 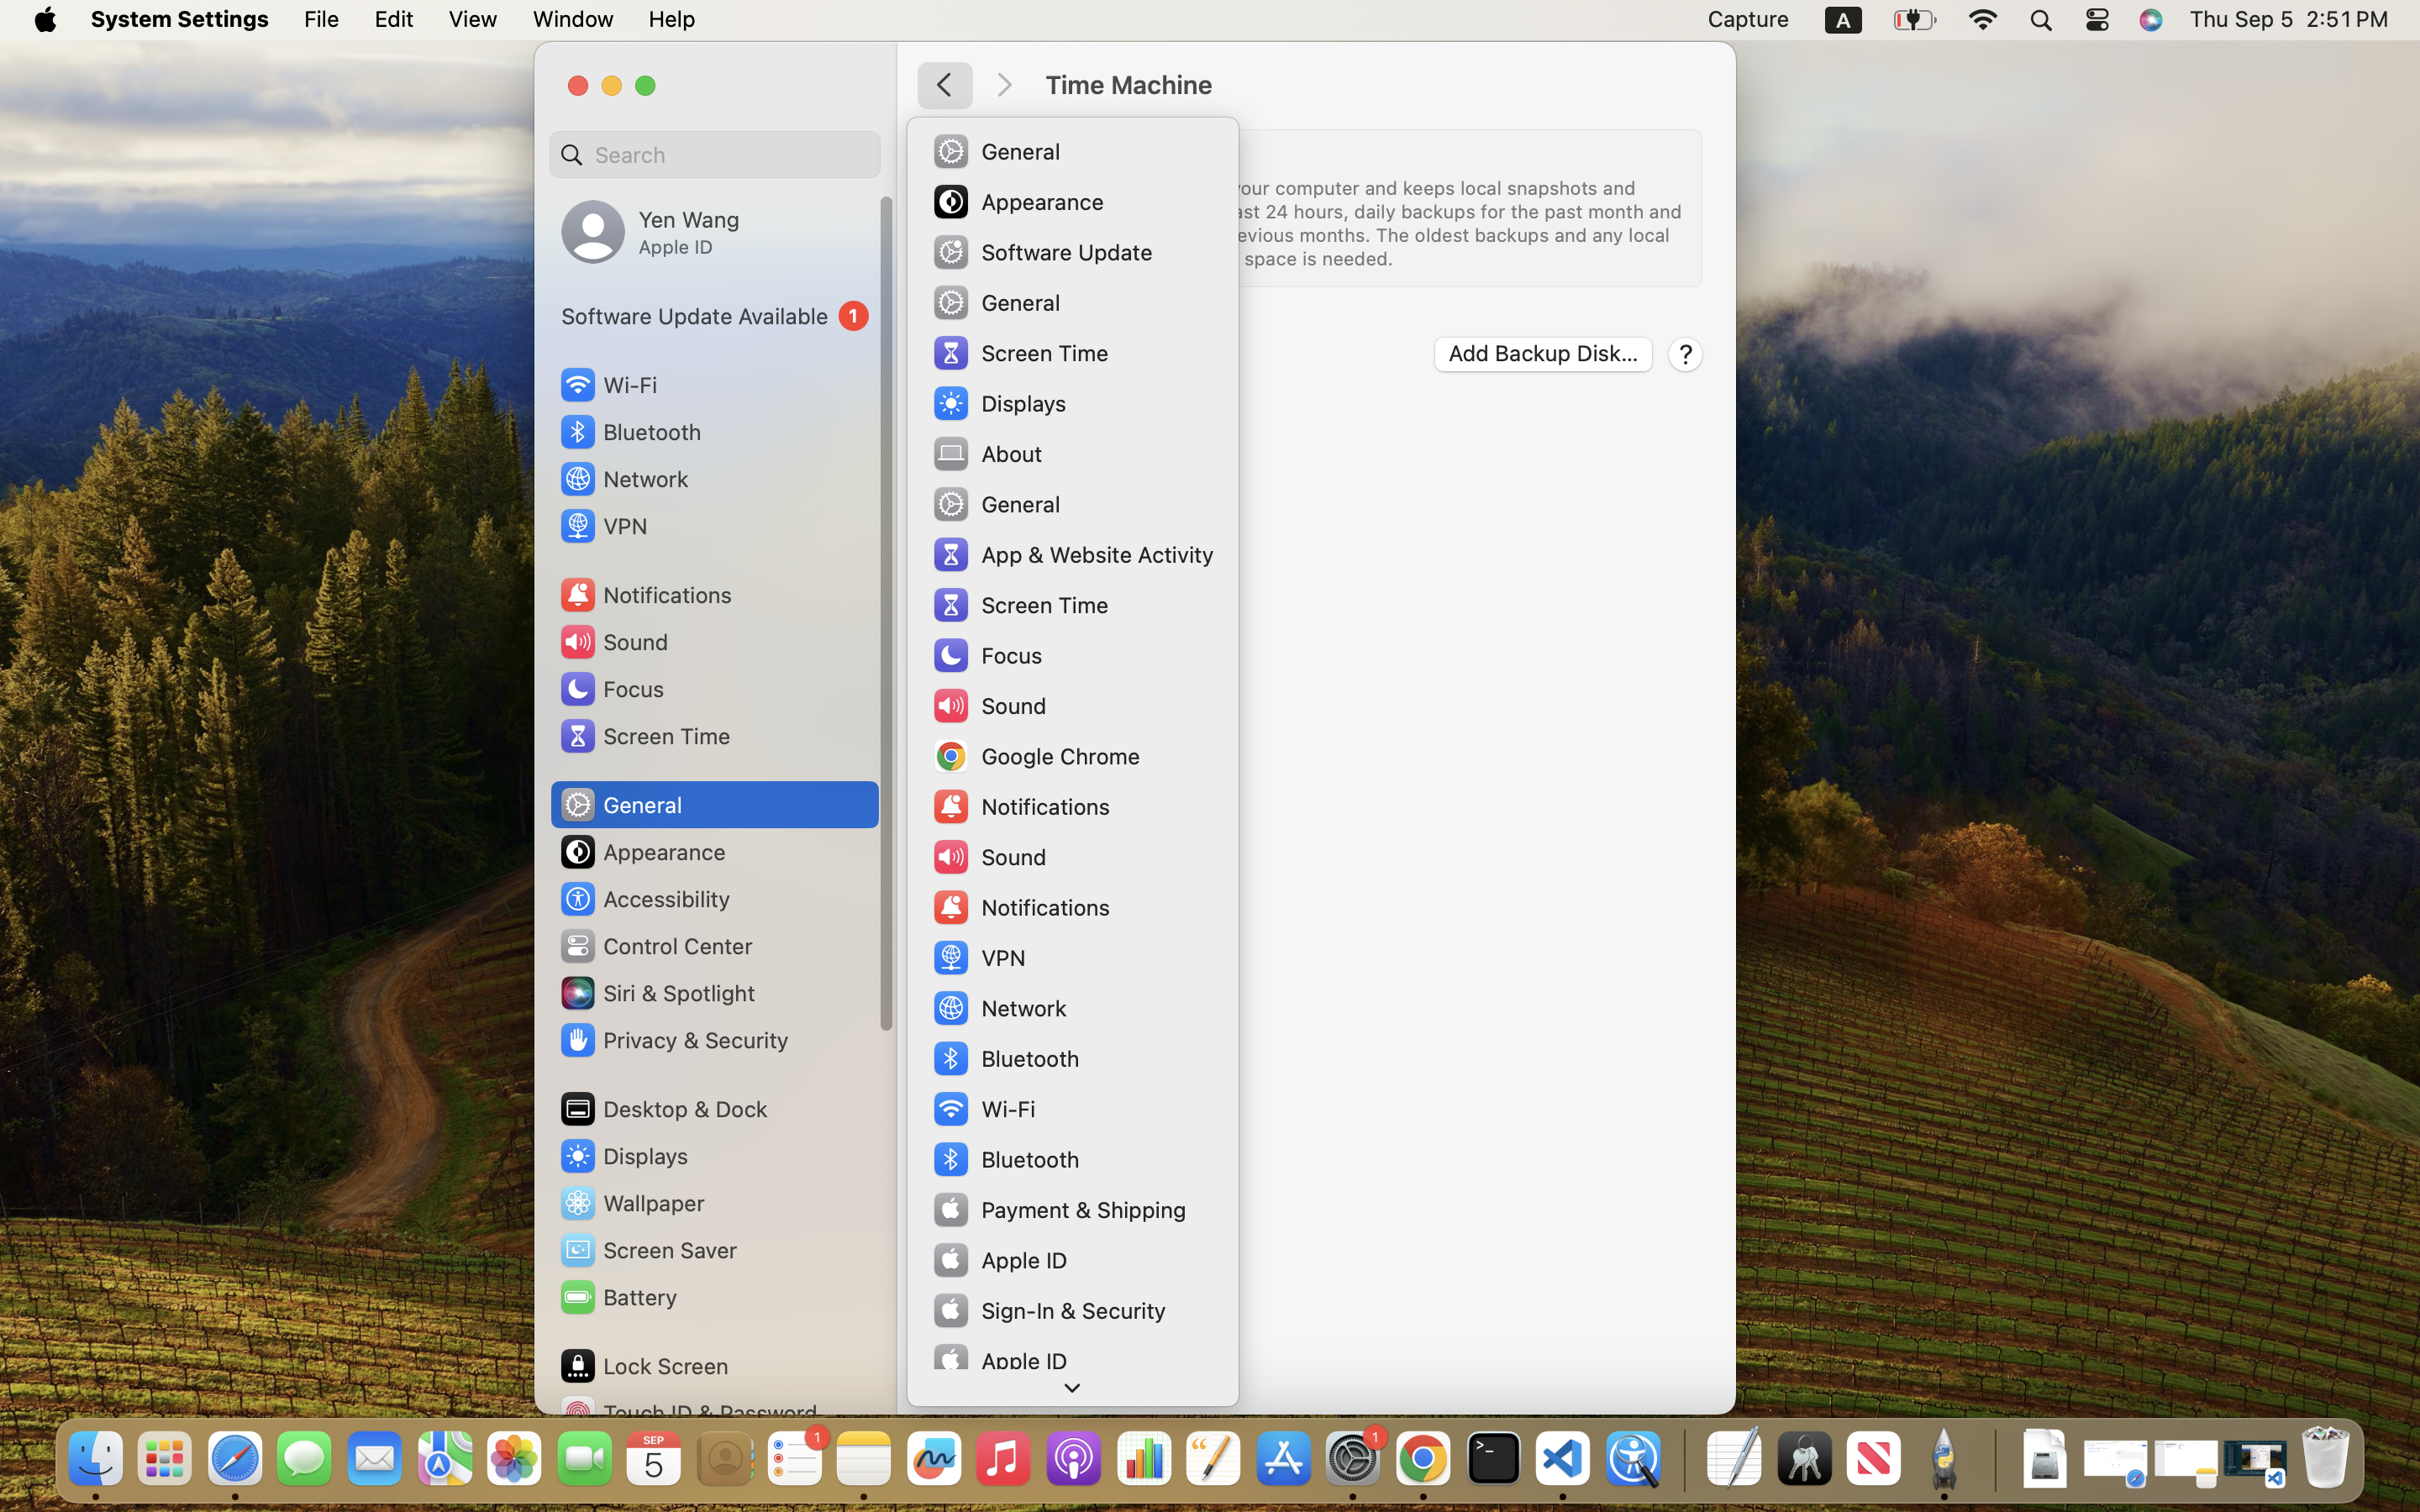 What do you see at coordinates (655, 946) in the screenshot?
I see `'Control Center'` at bounding box center [655, 946].